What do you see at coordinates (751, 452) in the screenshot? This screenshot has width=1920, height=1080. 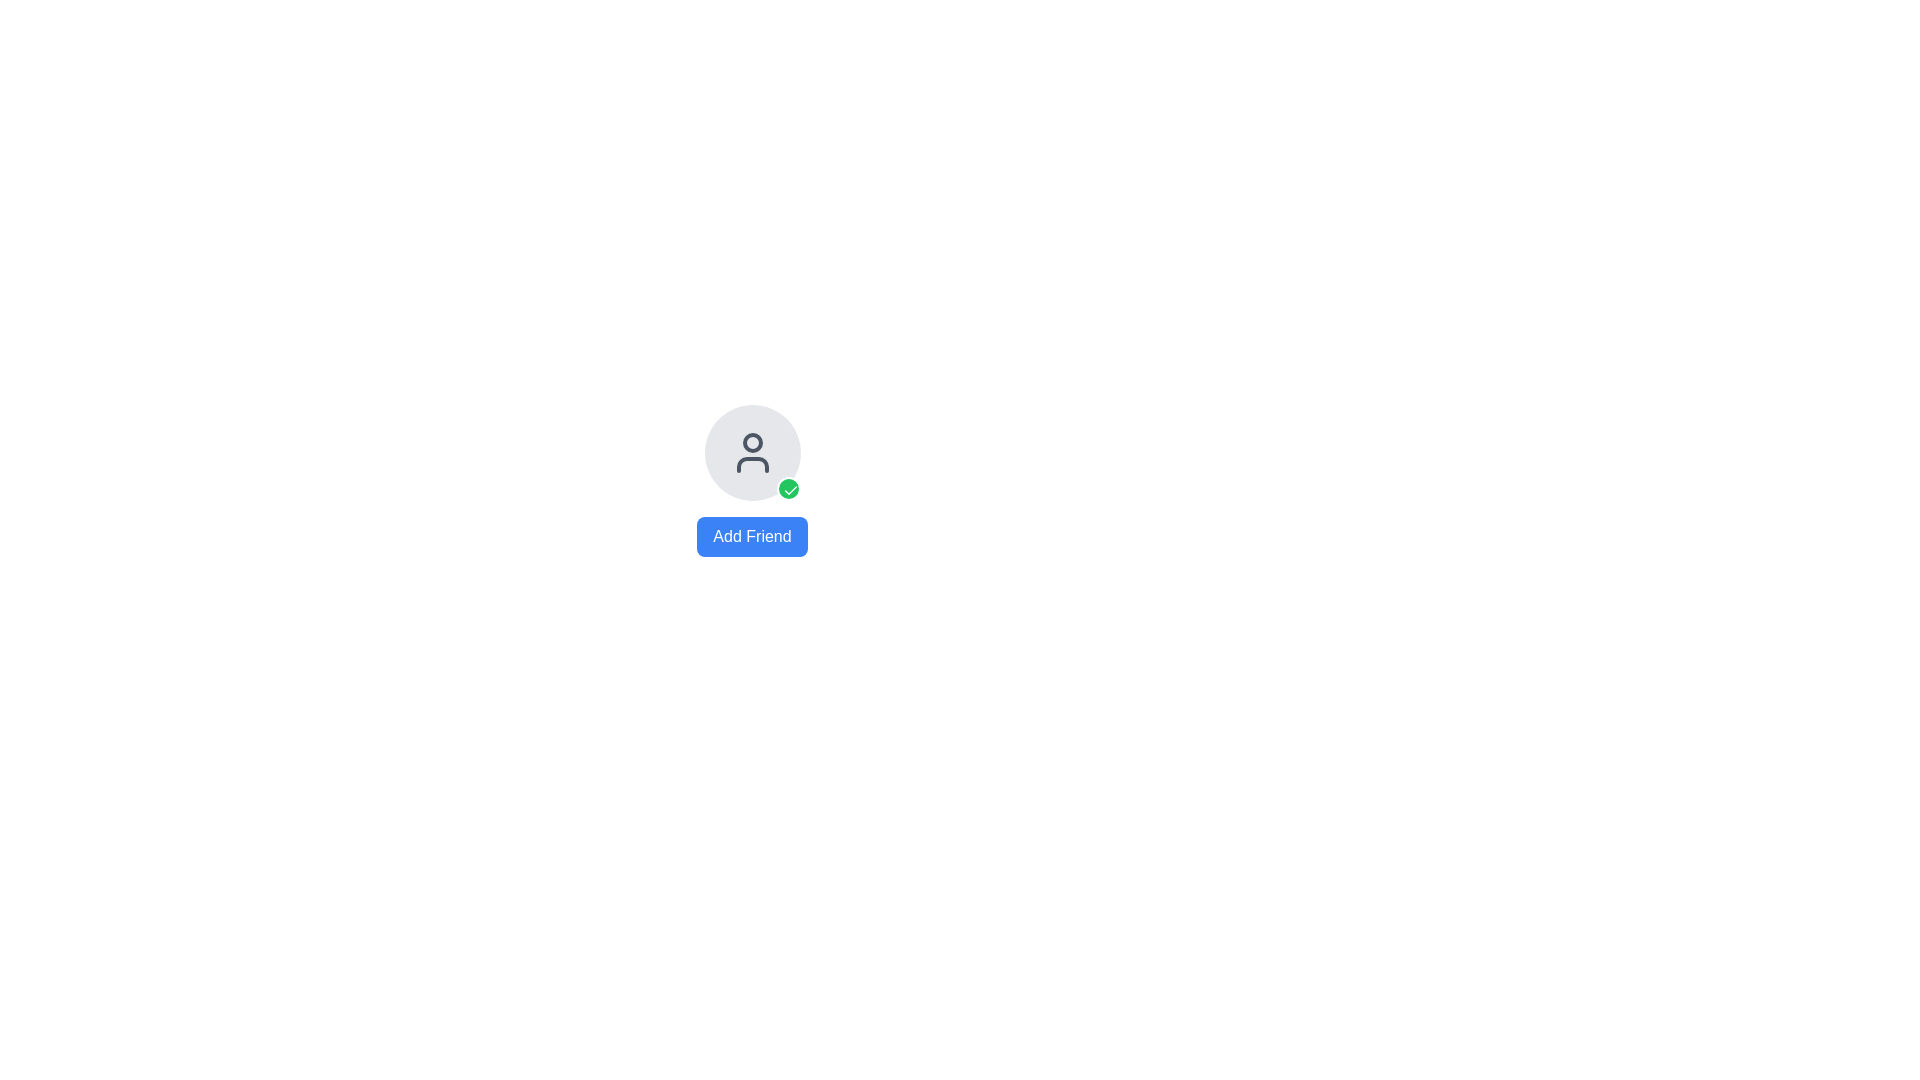 I see `Profile Avatar element, which represents a user profile with a green badge indicating active or verified status, located above the 'Add Friend' button` at bounding box center [751, 452].